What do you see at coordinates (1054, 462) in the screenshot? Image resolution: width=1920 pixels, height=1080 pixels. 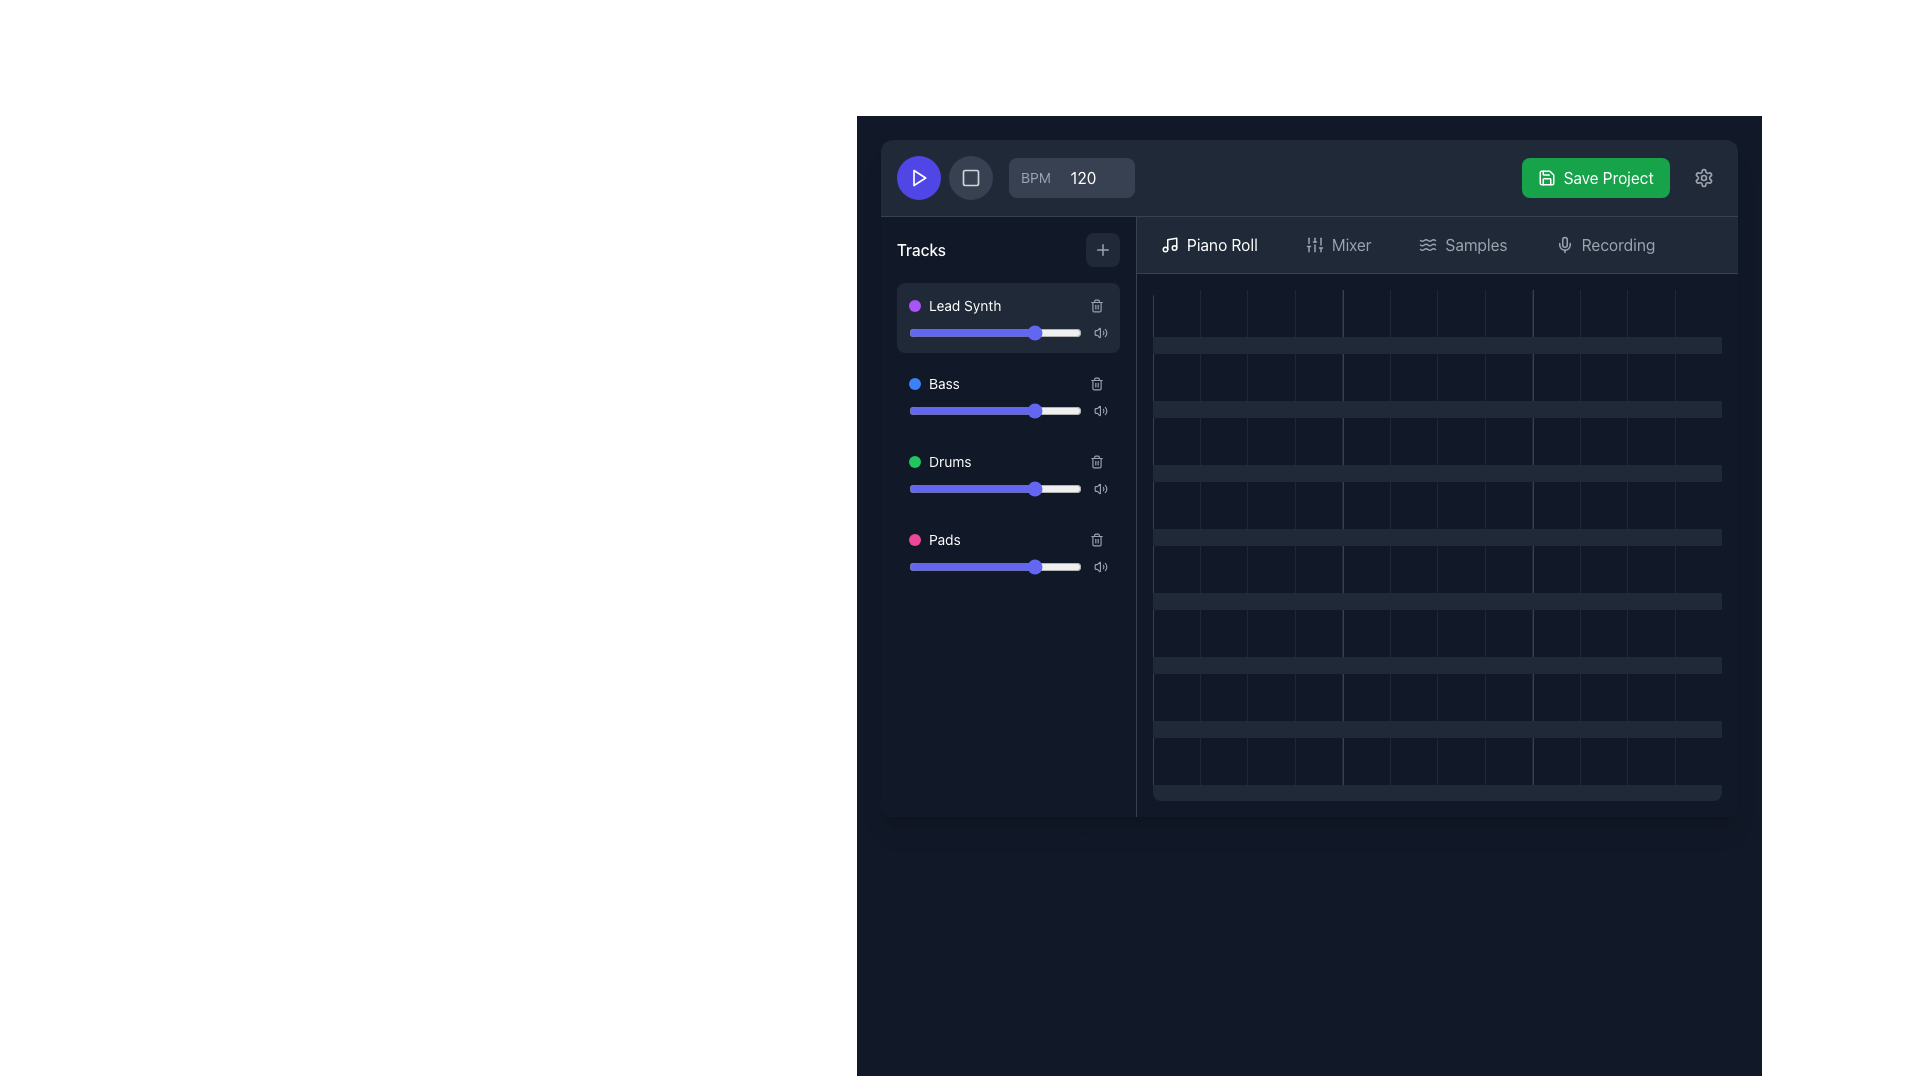 I see `the volume for the 'Drums' track` at bounding box center [1054, 462].